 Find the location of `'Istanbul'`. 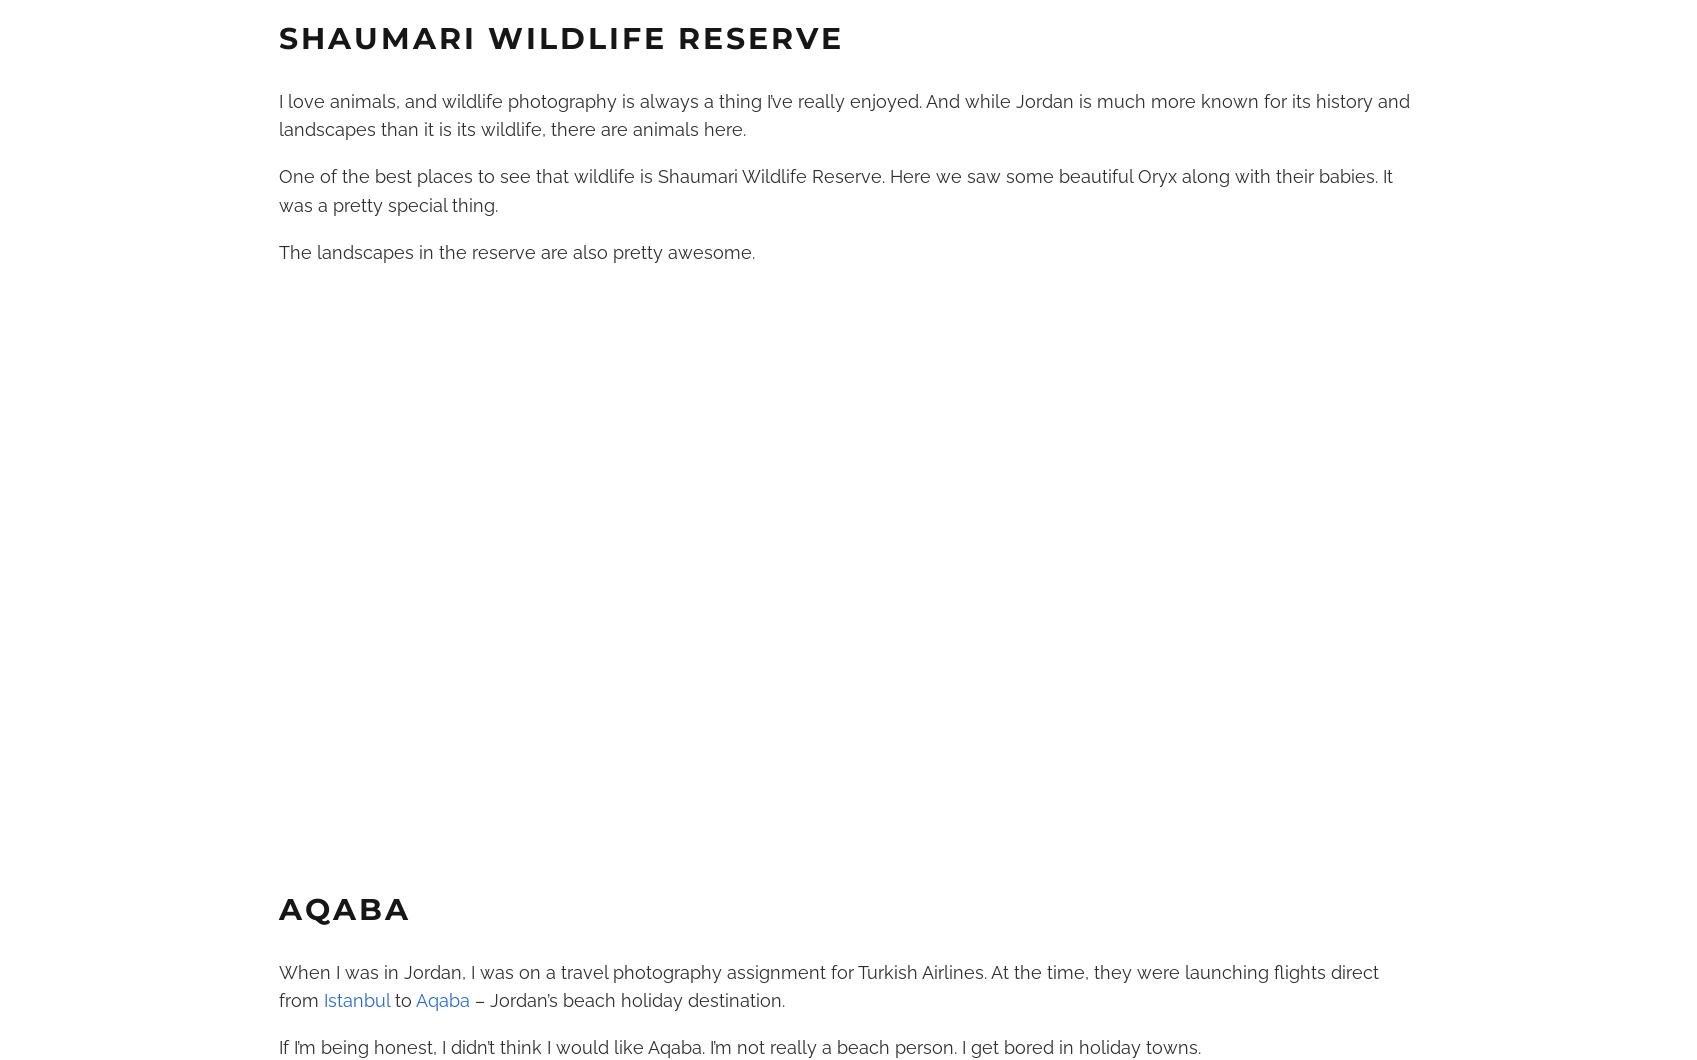

'Istanbul' is located at coordinates (356, 999).